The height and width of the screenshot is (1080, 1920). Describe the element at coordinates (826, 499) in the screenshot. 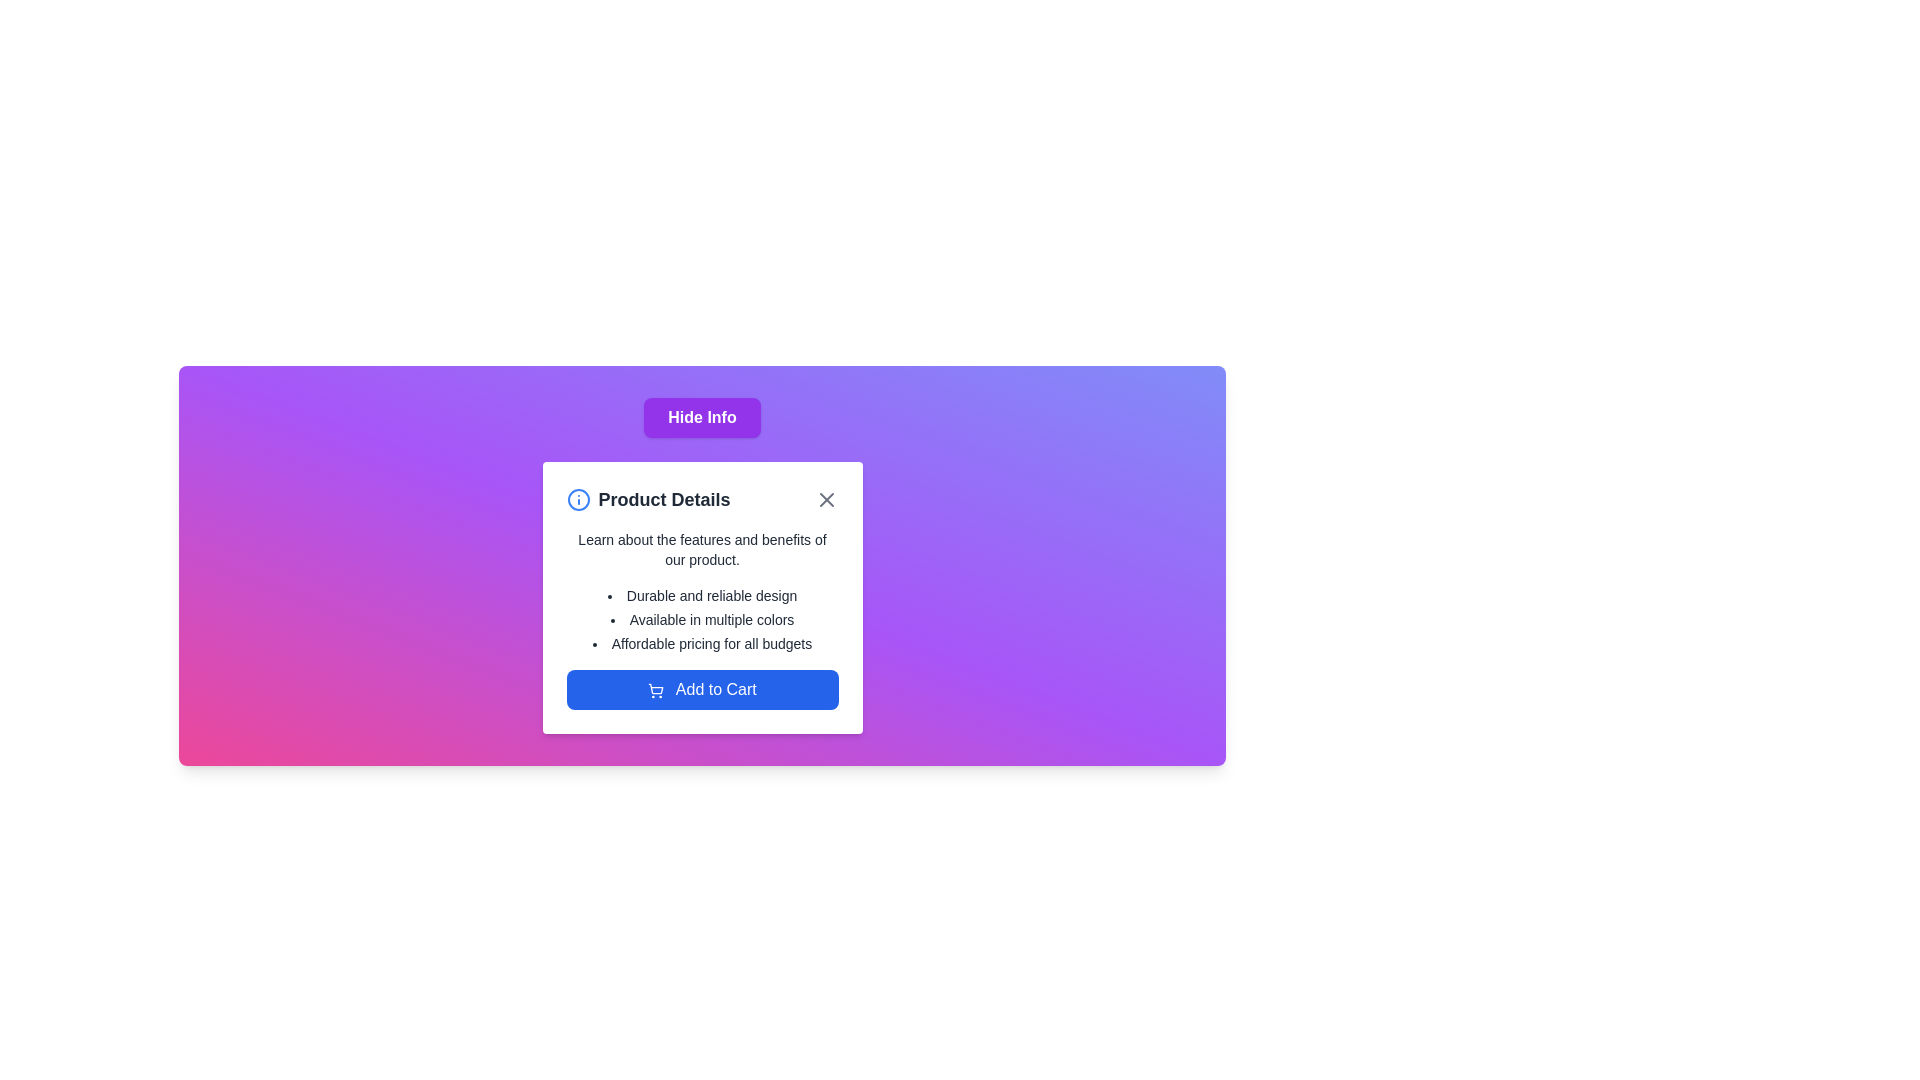

I see `the close button for the 'Product Details' modal to observe a color change` at that location.